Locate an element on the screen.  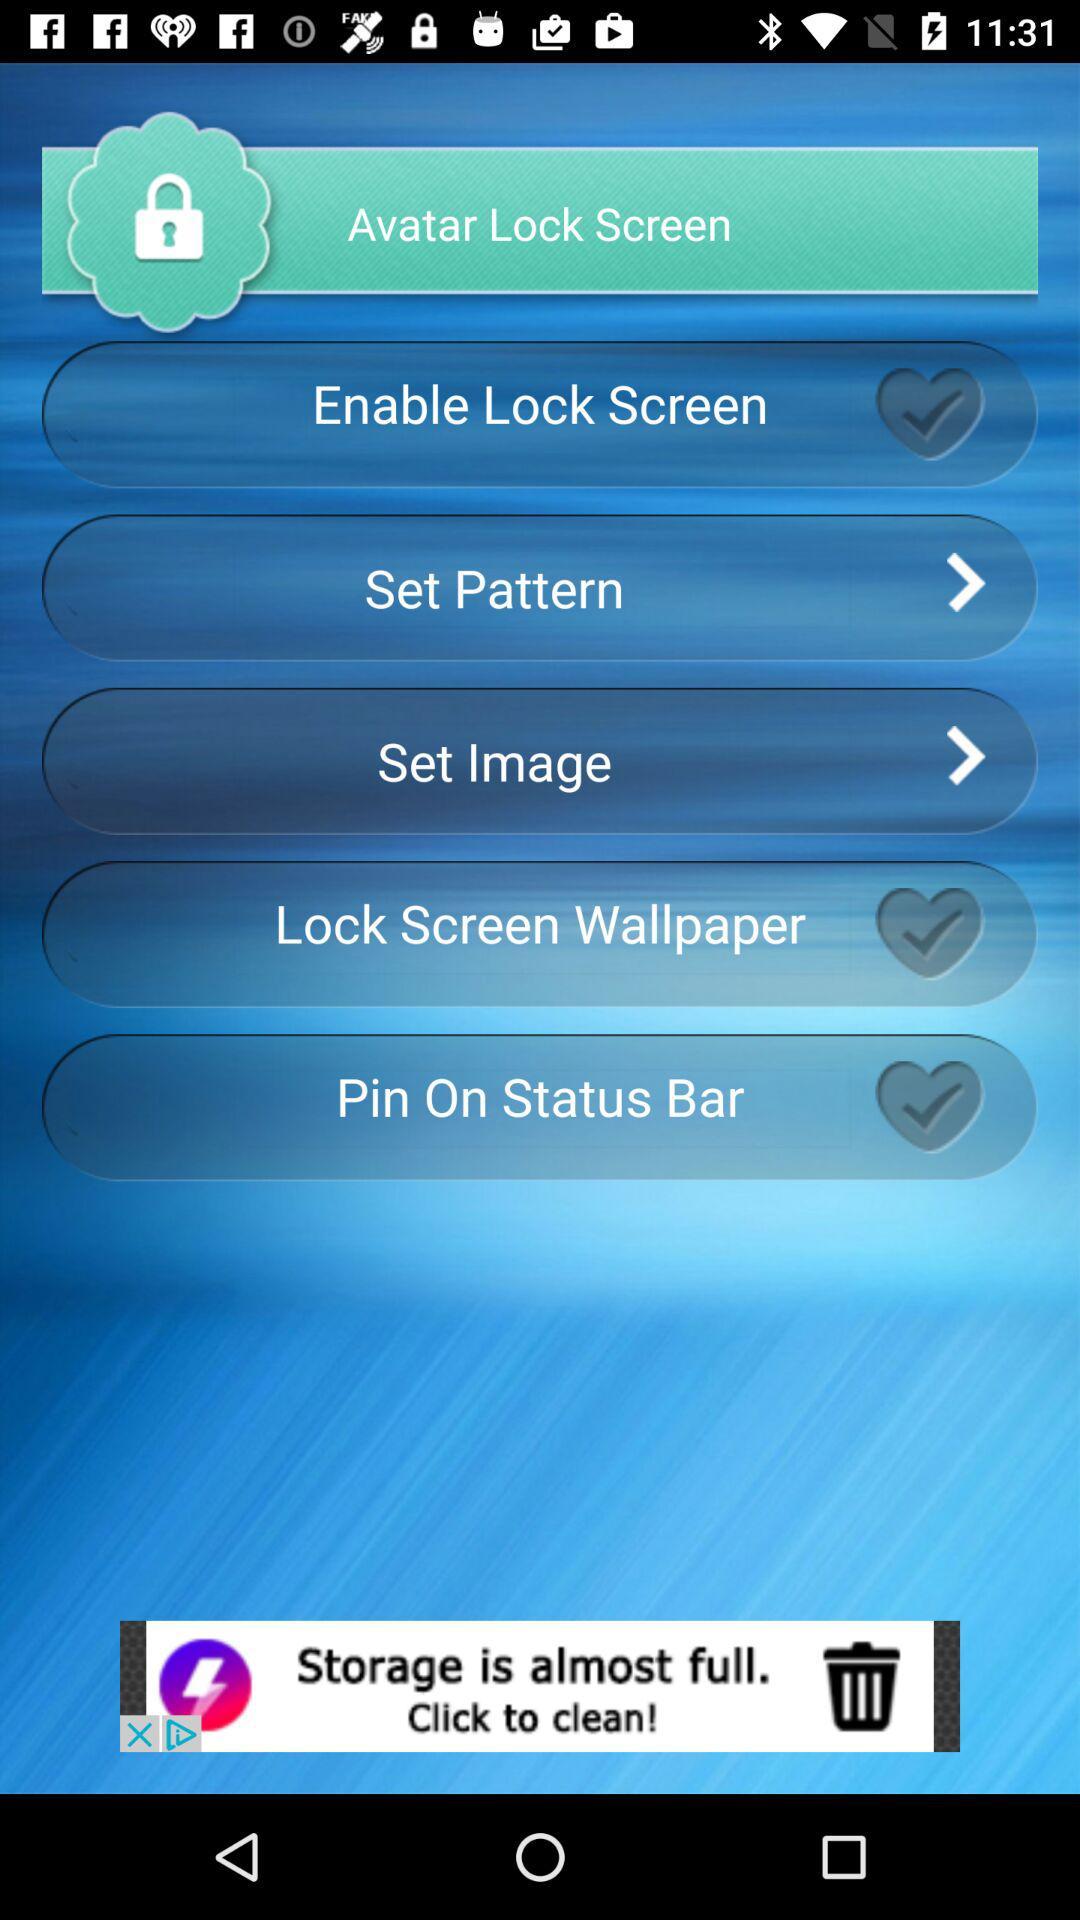
clean the storage is located at coordinates (540, 1685).